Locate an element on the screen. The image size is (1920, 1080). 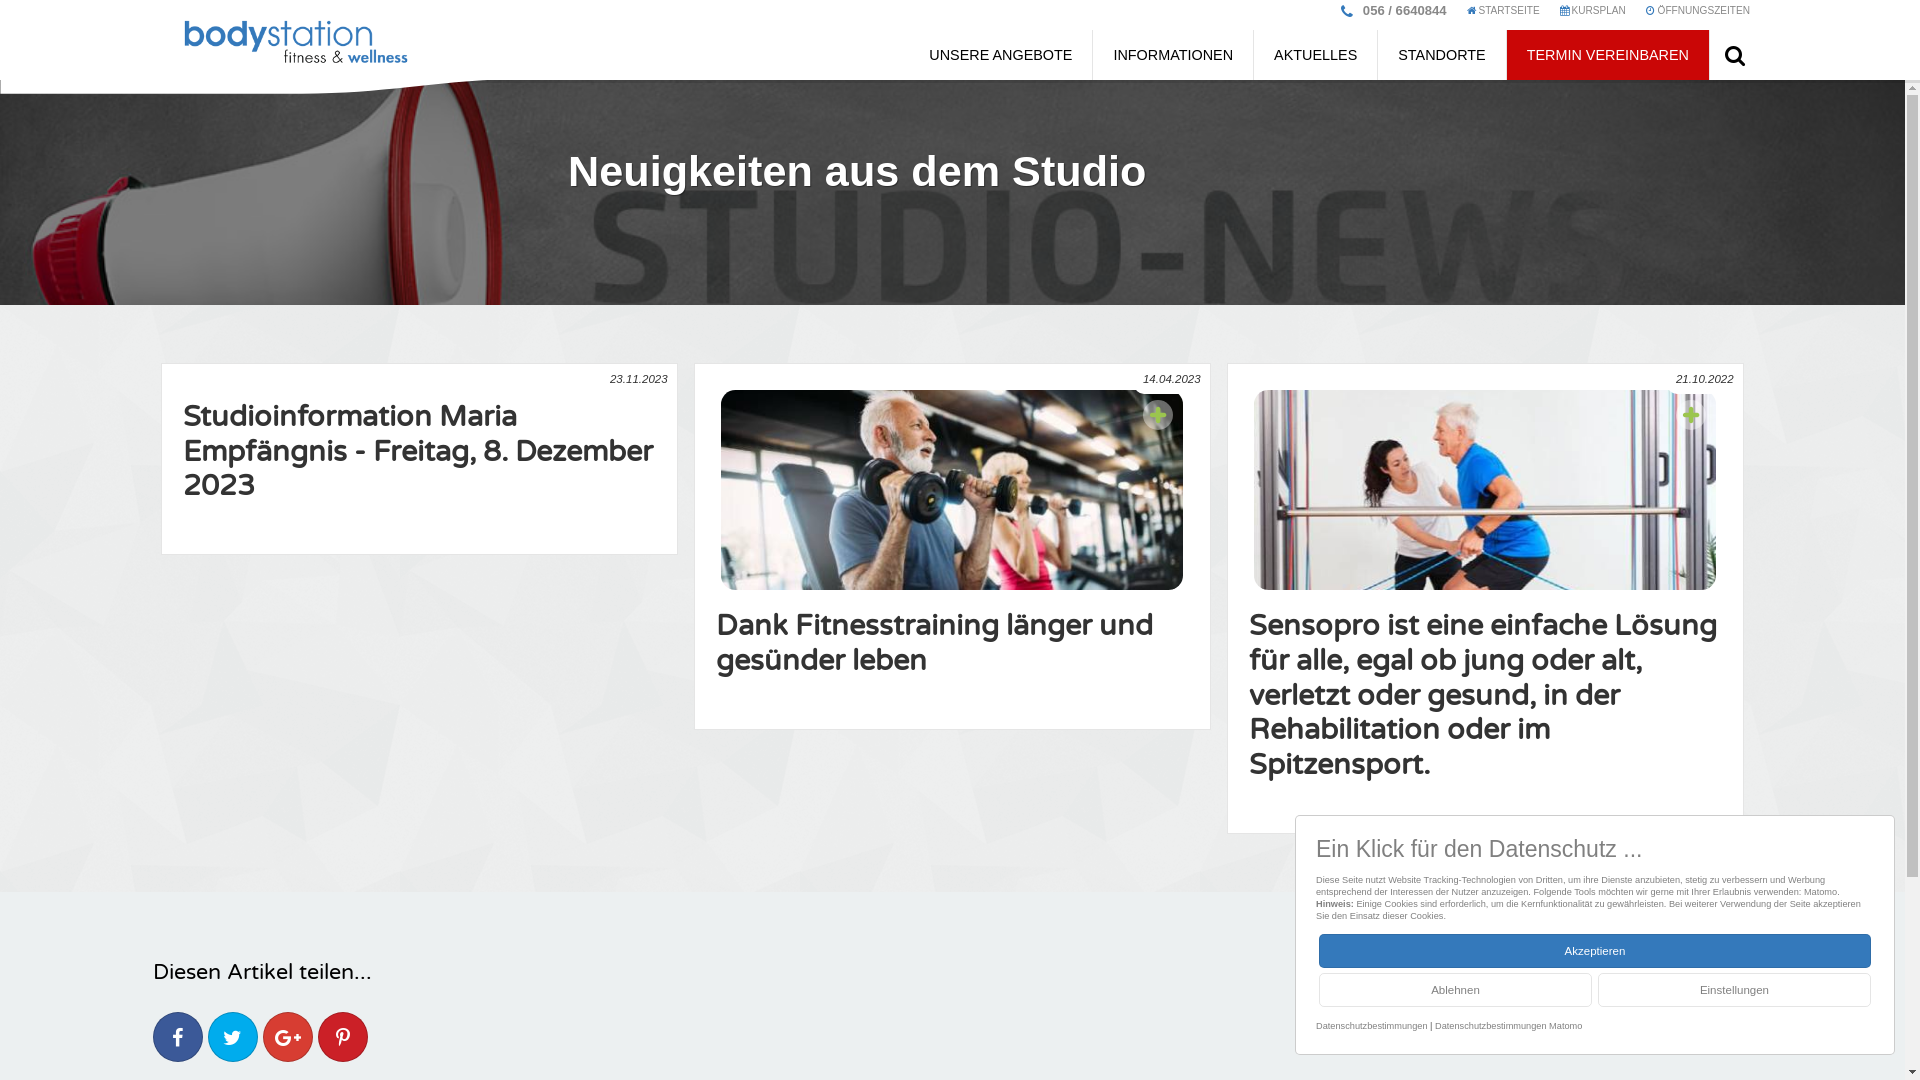
'Datenschutzbestimmungen Matomo' is located at coordinates (1508, 1026).